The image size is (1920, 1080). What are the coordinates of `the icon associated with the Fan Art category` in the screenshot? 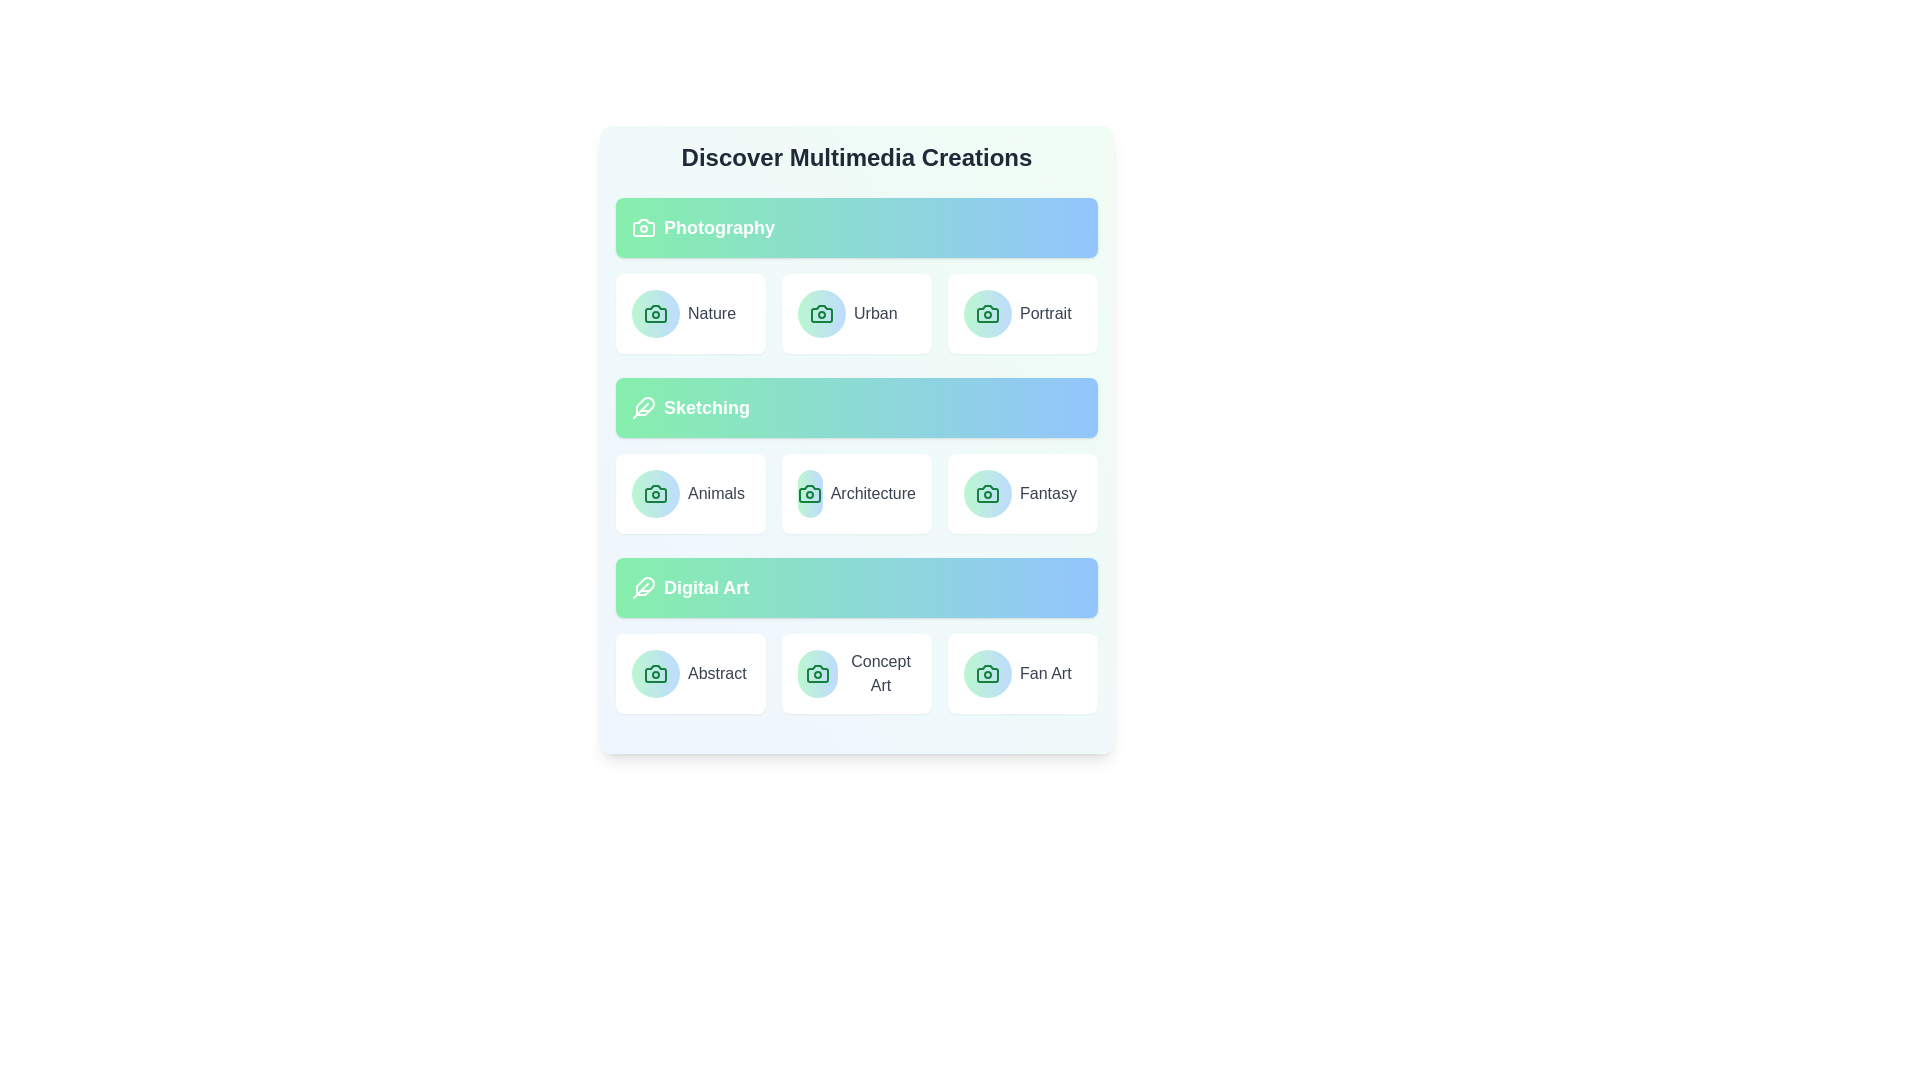 It's located at (988, 674).